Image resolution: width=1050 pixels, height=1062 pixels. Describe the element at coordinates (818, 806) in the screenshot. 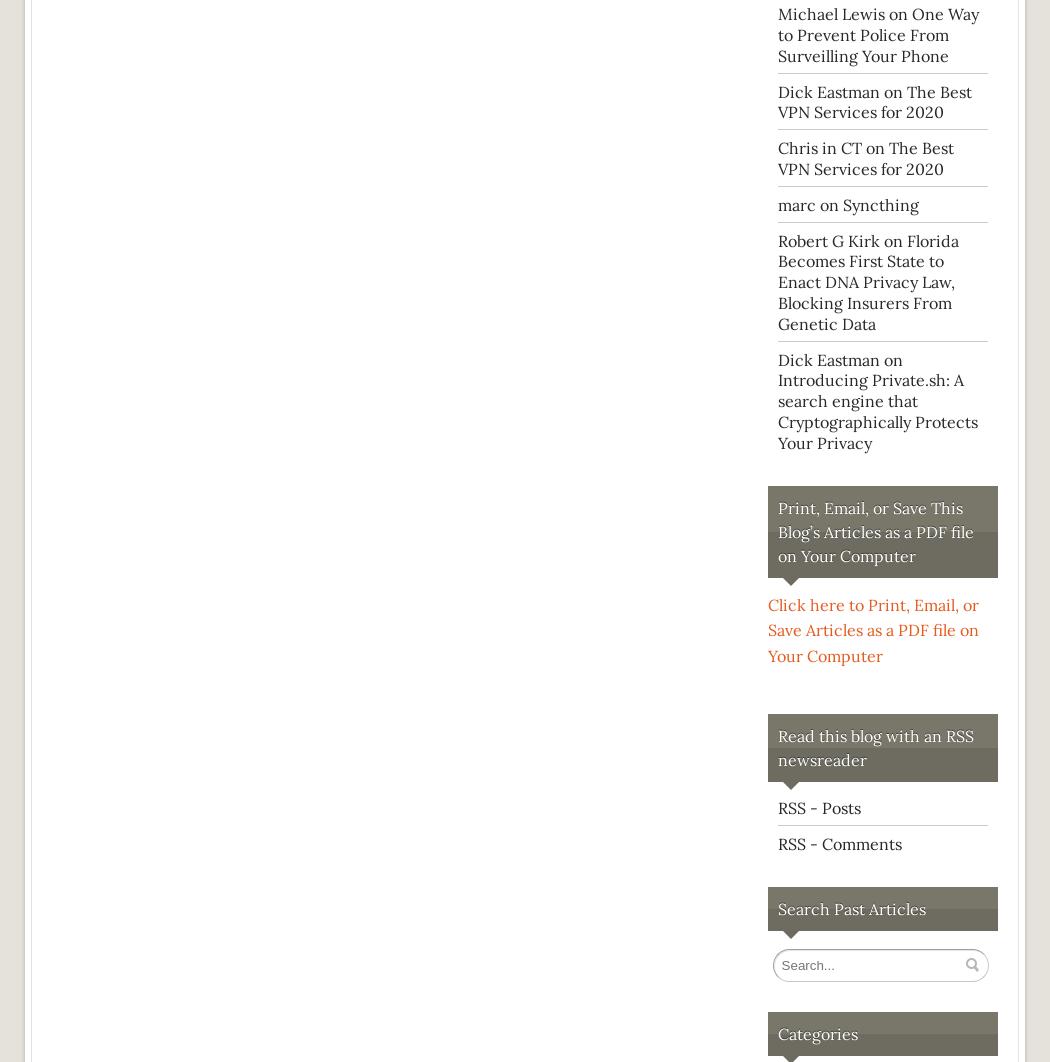

I see `'RSS - Posts'` at that location.